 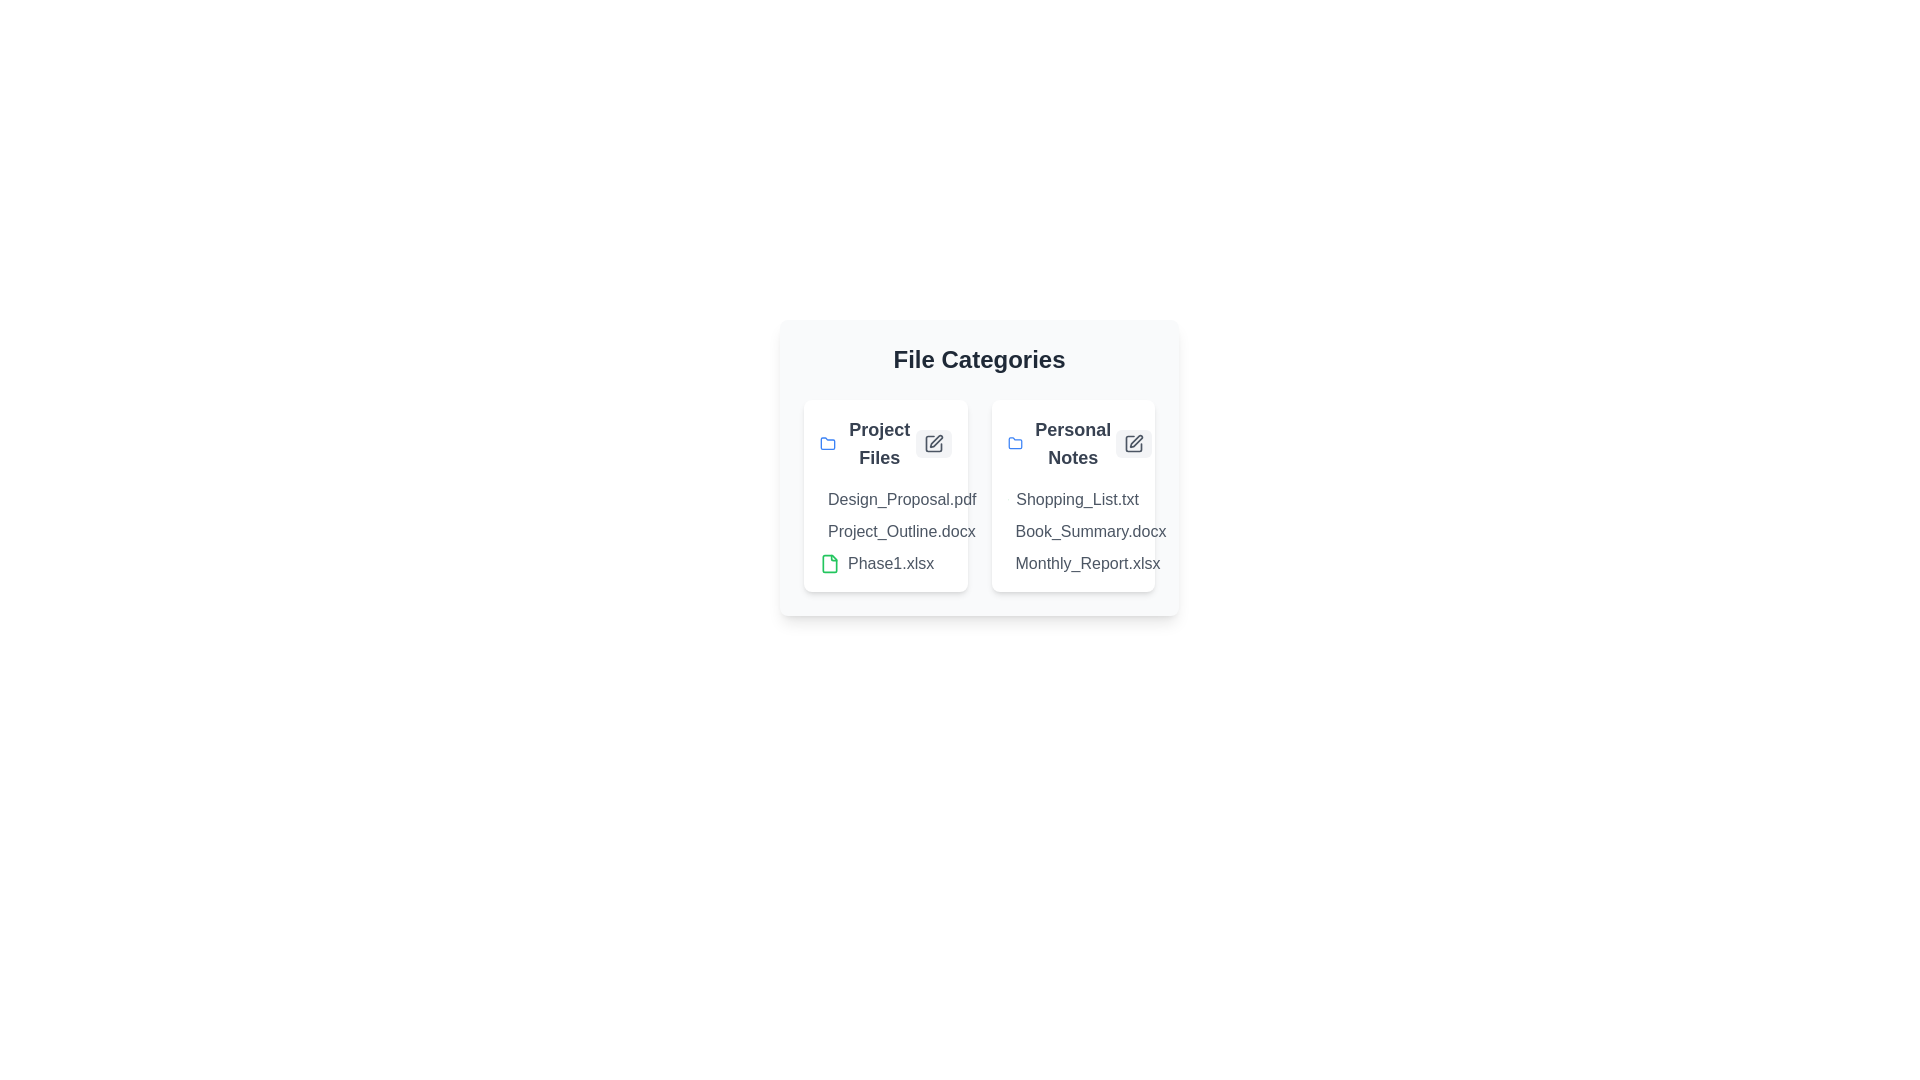 What do you see at coordinates (1014, 499) in the screenshot?
I see `the document icon corresponding to Shopping_List.txt` at bounding box center [1014, 499].